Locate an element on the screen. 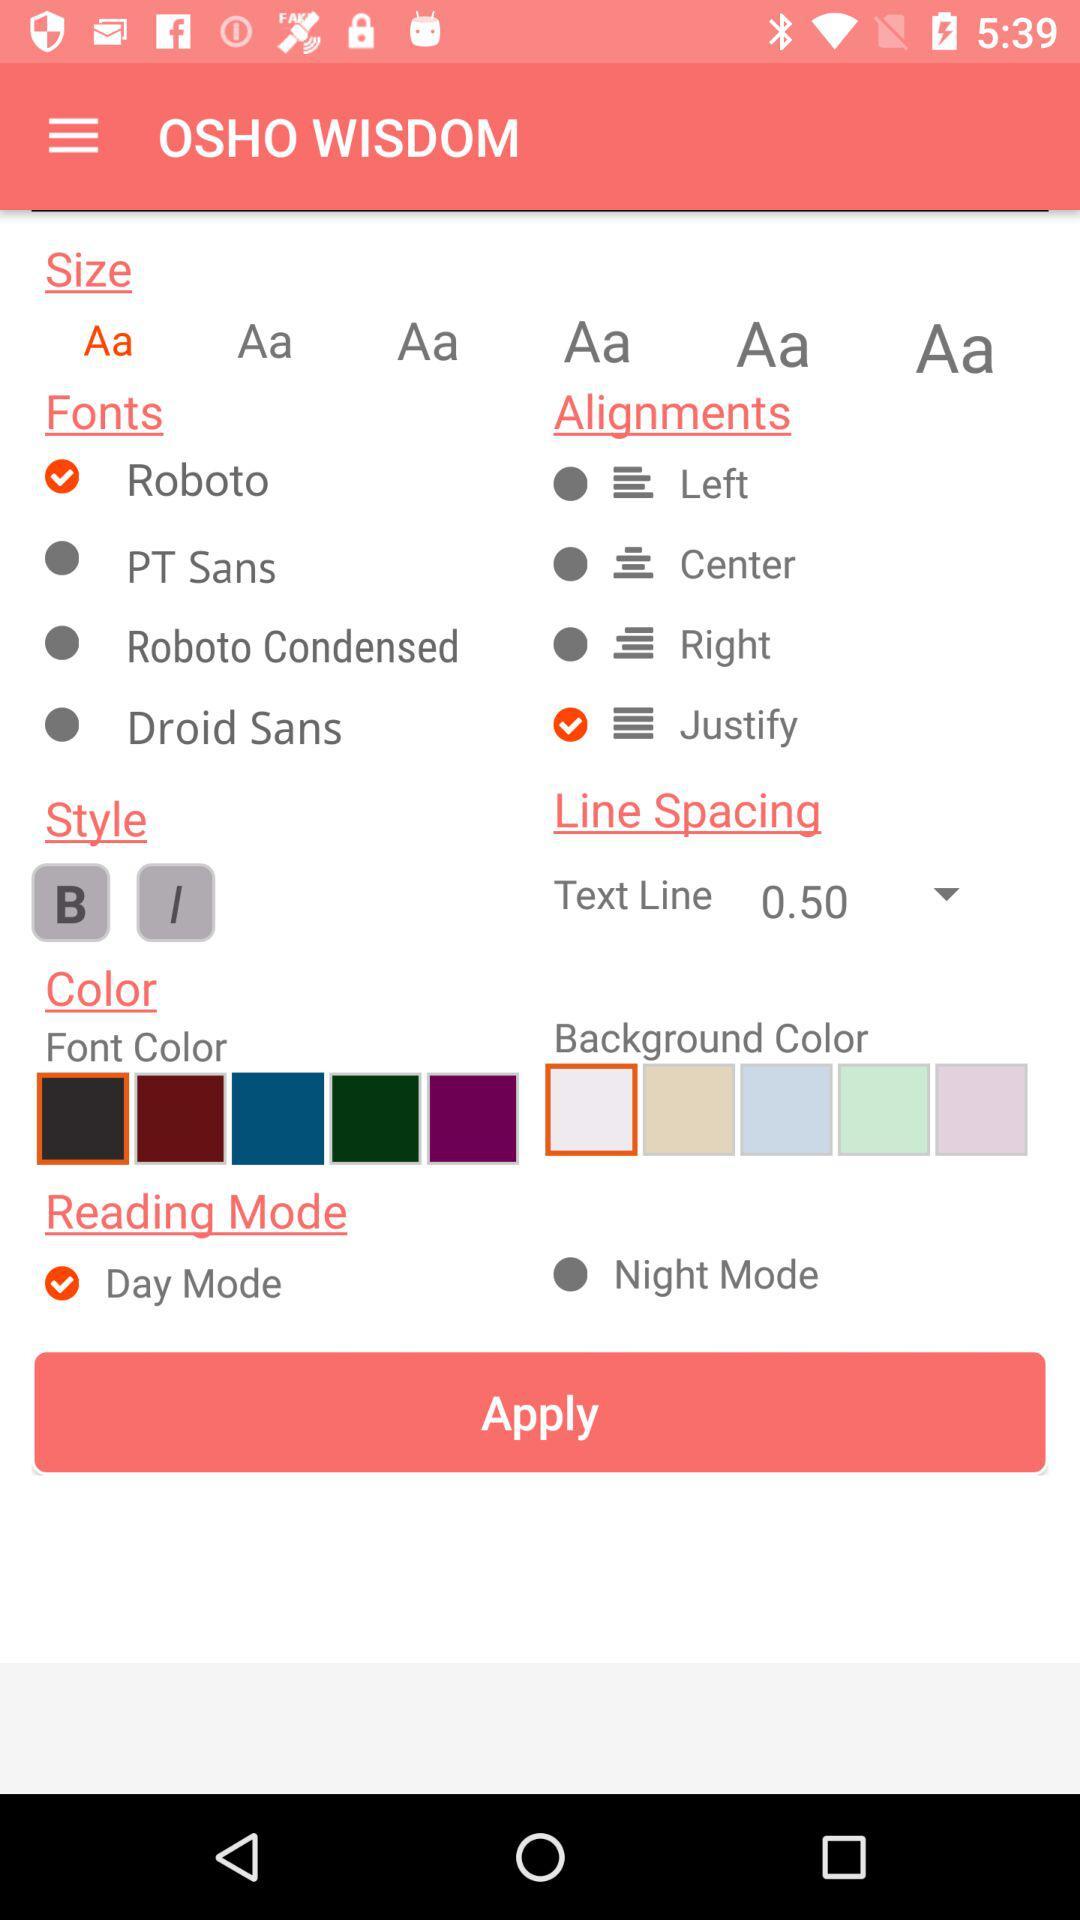  change font to roboto condensed is located at coordinates (315, 649).